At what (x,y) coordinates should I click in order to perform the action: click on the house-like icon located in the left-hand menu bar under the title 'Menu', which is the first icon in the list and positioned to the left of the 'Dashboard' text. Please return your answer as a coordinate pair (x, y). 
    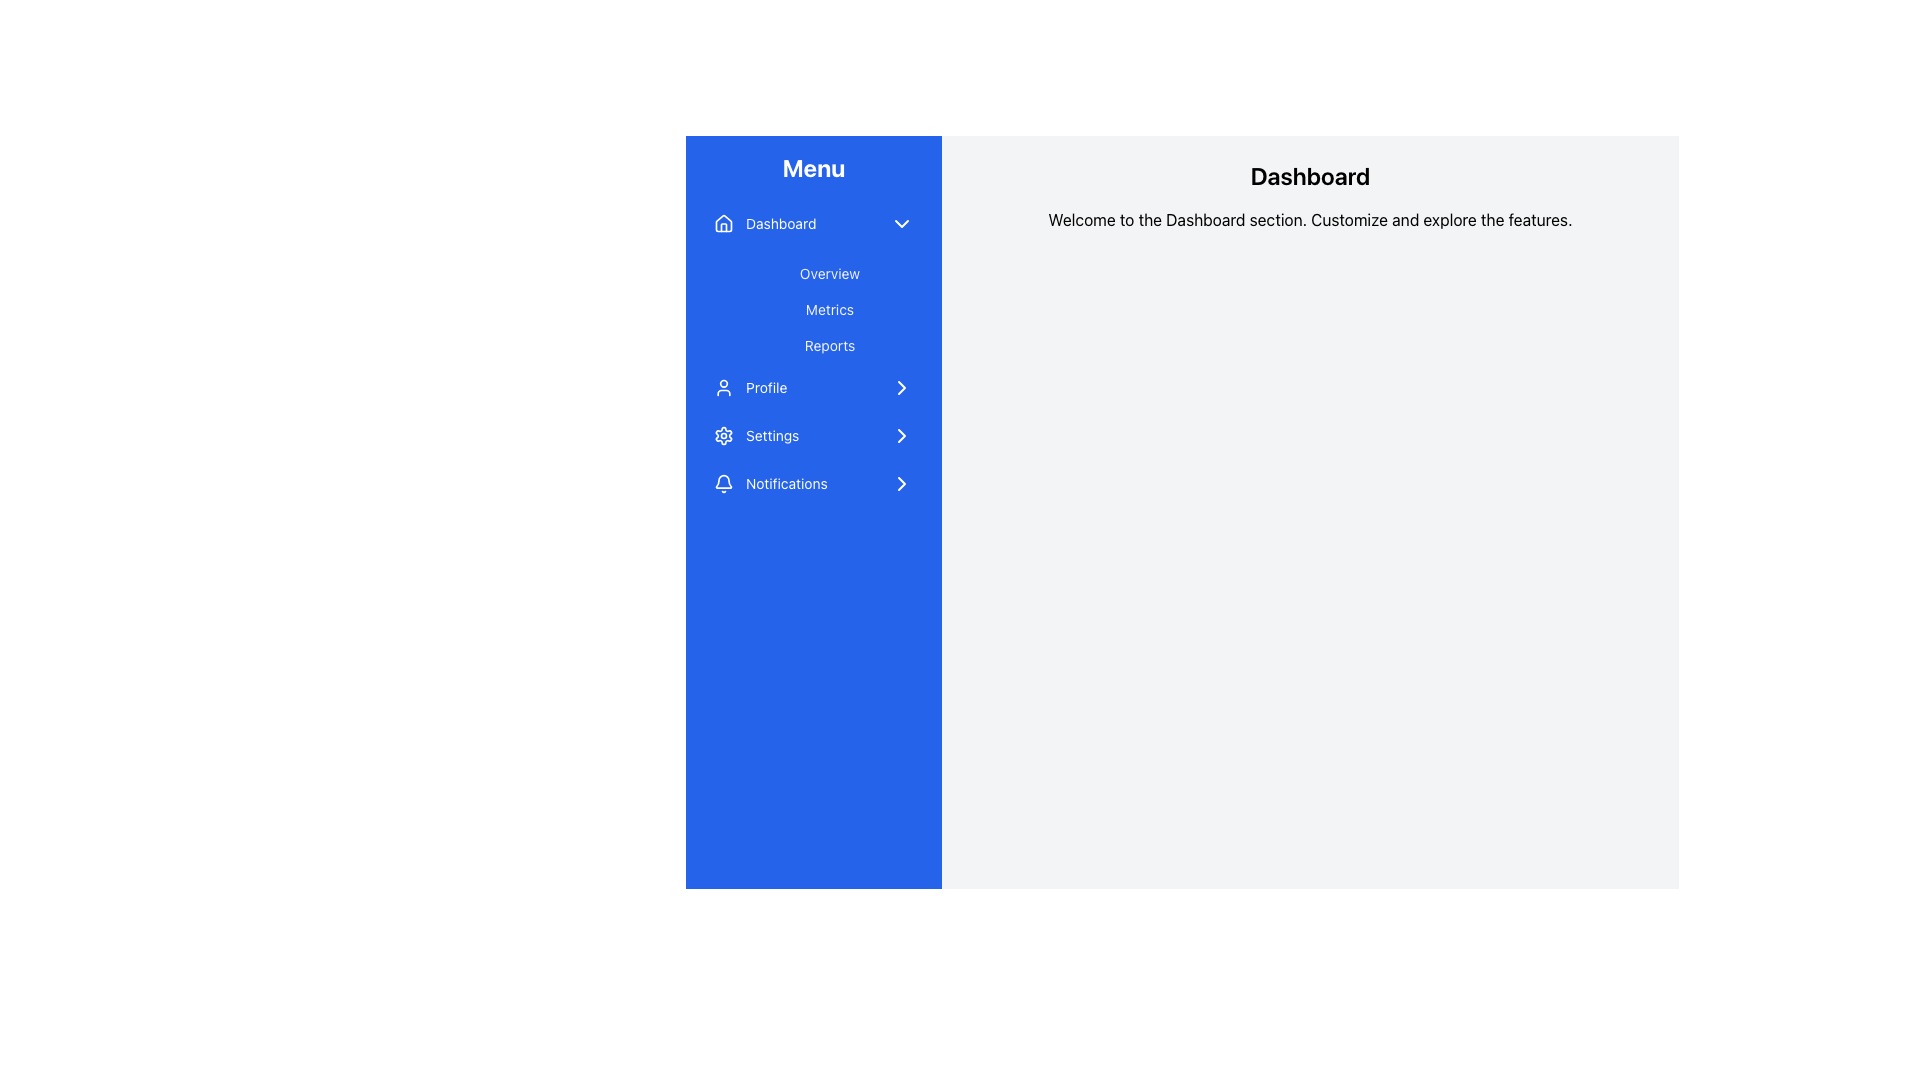
    Looking at the image, I should click on (723, 223).